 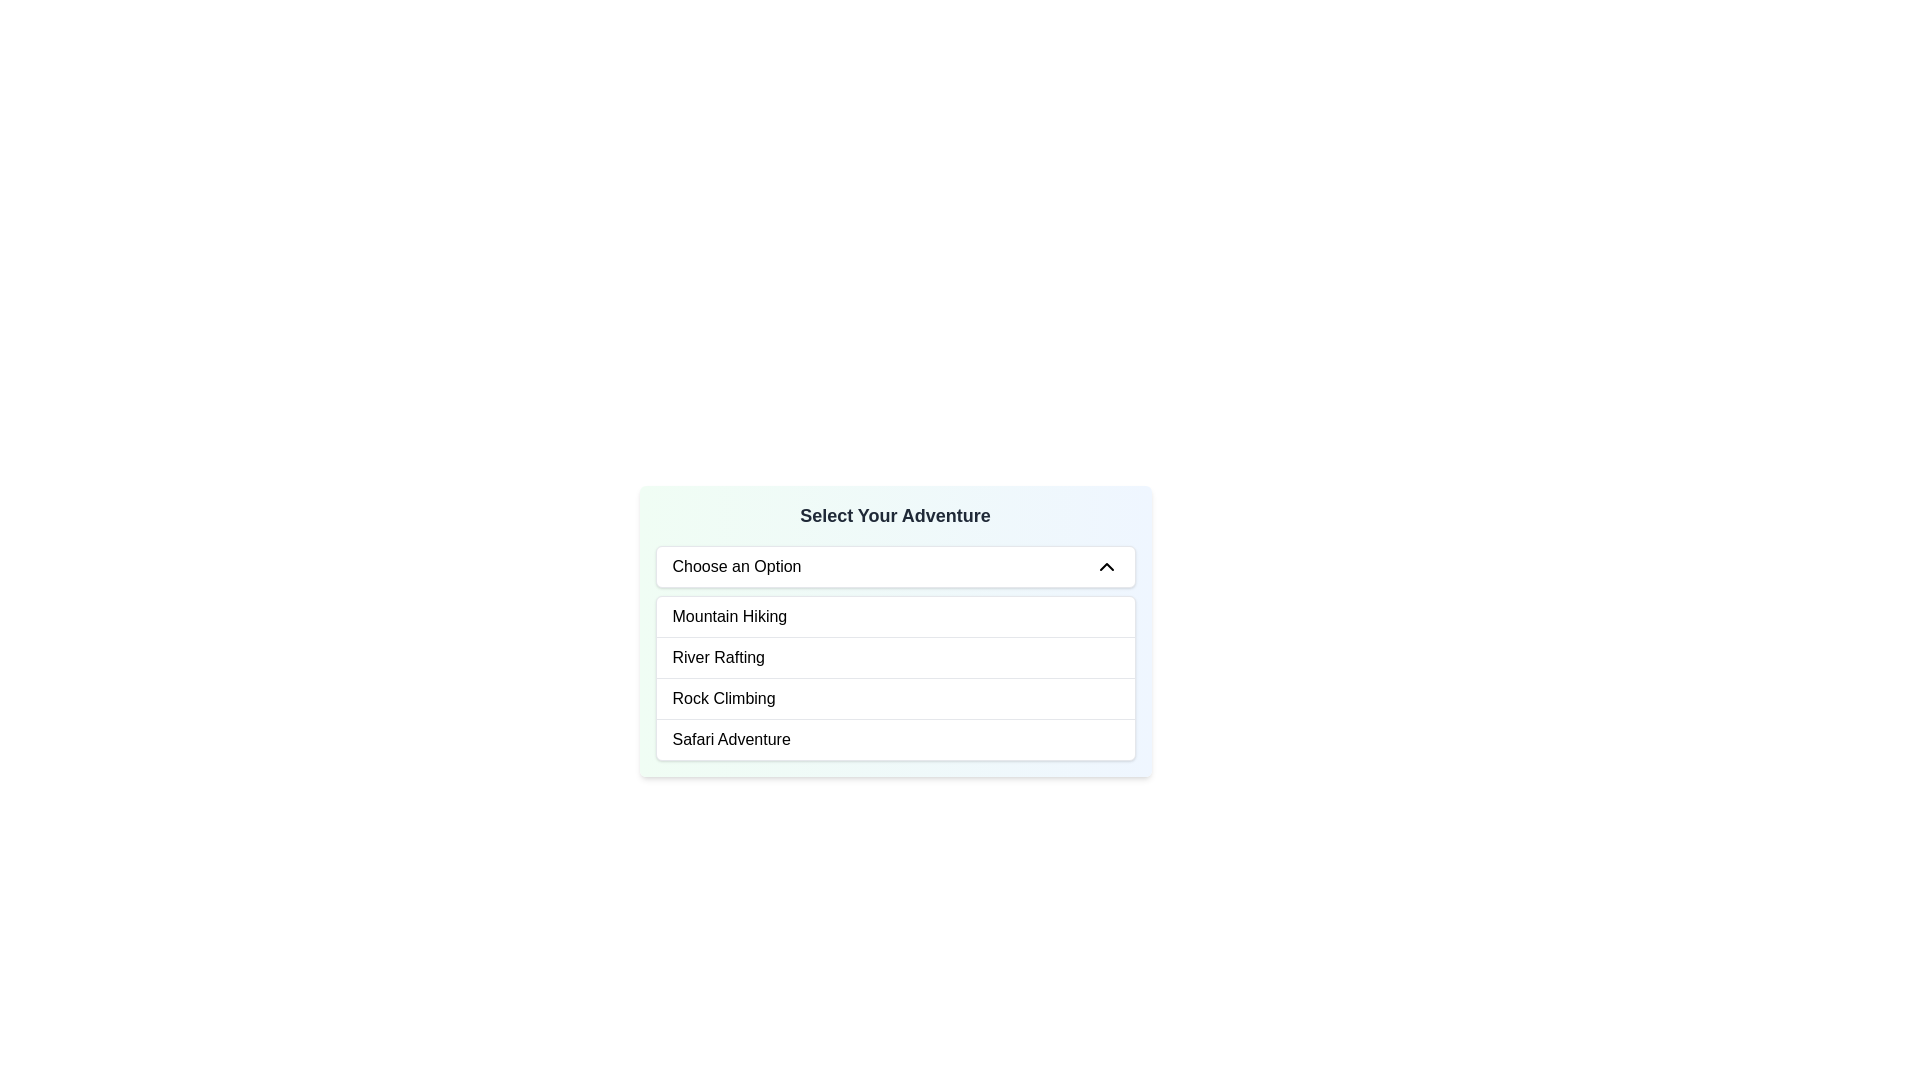 What do you see at coordinates (894, 567) in the screenshot?
I see `on the dropdown menu labeled 'Select Your Adventure'` at bounding box center [894, 567].